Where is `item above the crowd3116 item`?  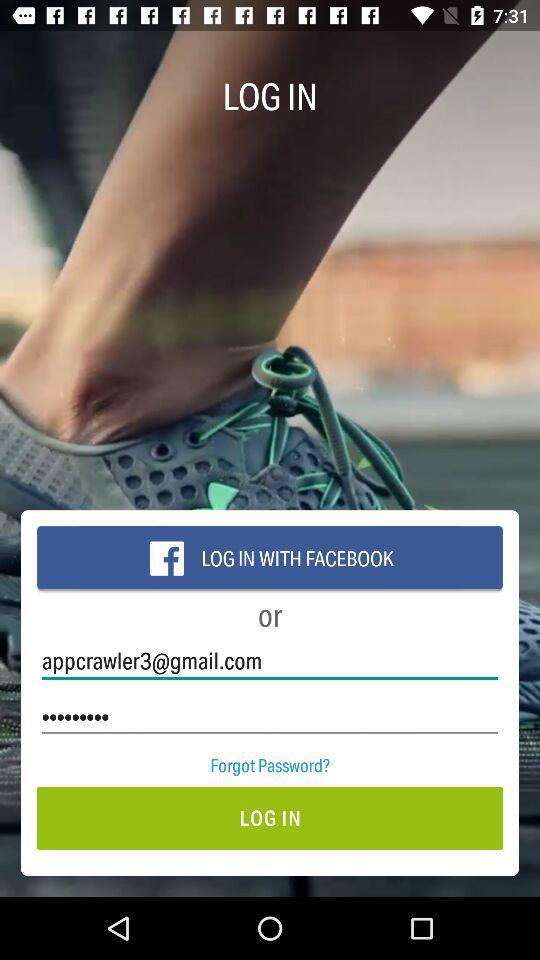 item above the crowd3116 item is located at coordinates (270, 661).